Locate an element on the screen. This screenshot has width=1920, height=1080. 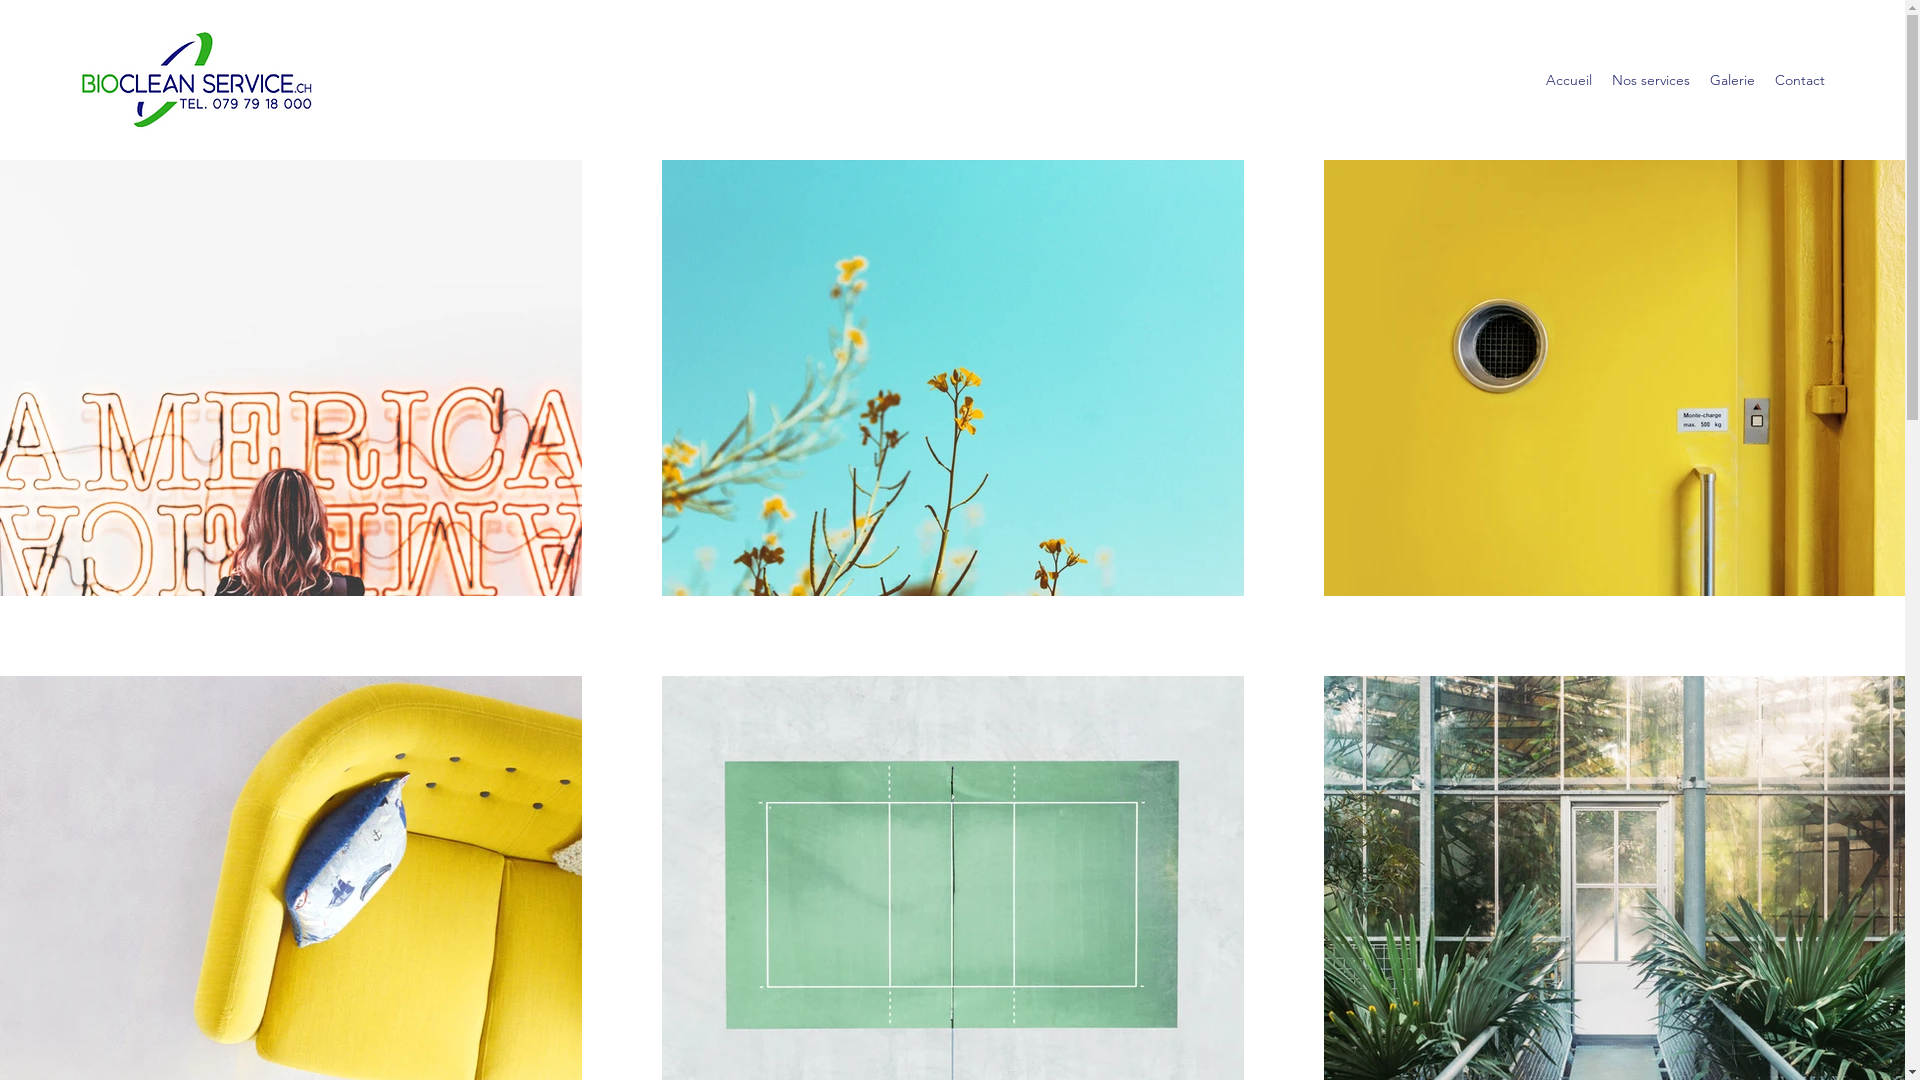
'Nos services' is located at coordinates (1651, 79).